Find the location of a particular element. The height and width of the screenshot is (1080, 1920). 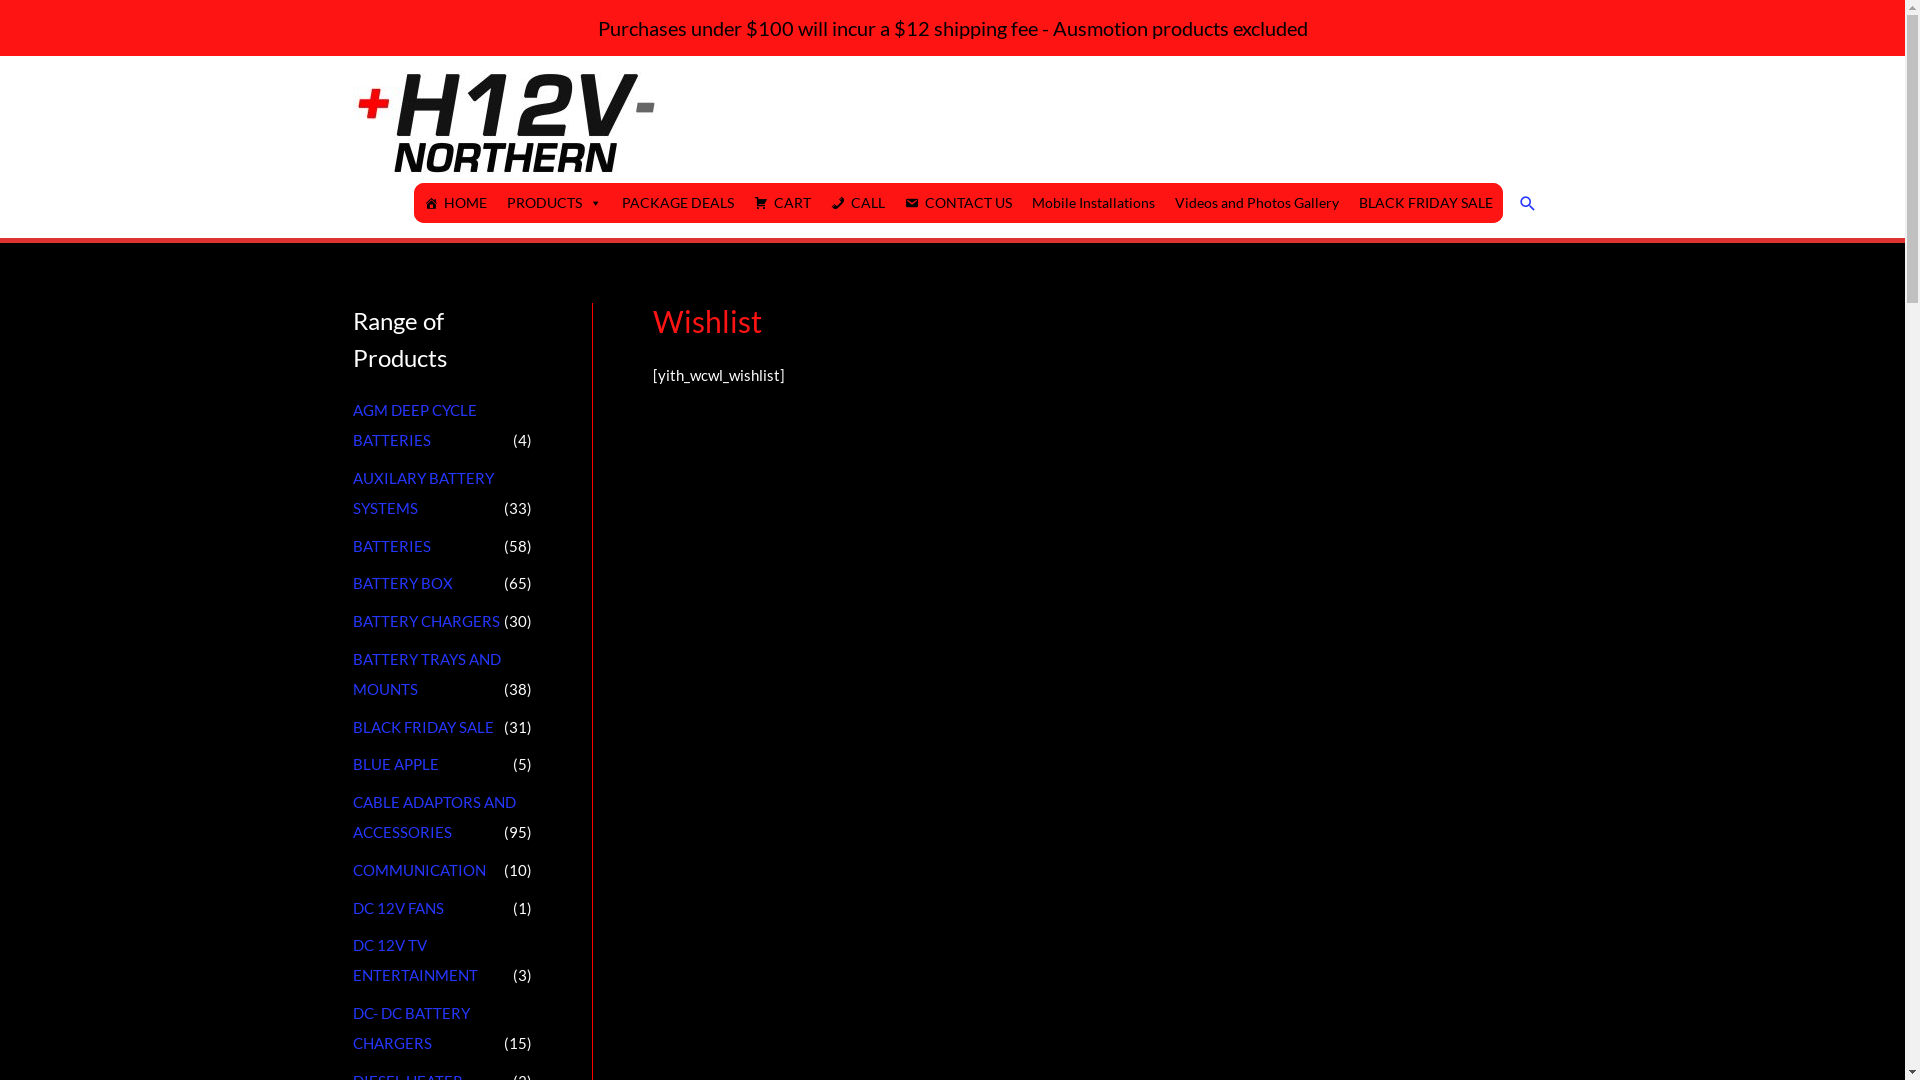

'COMMUNICATION' is located at coordinates (417, 869).